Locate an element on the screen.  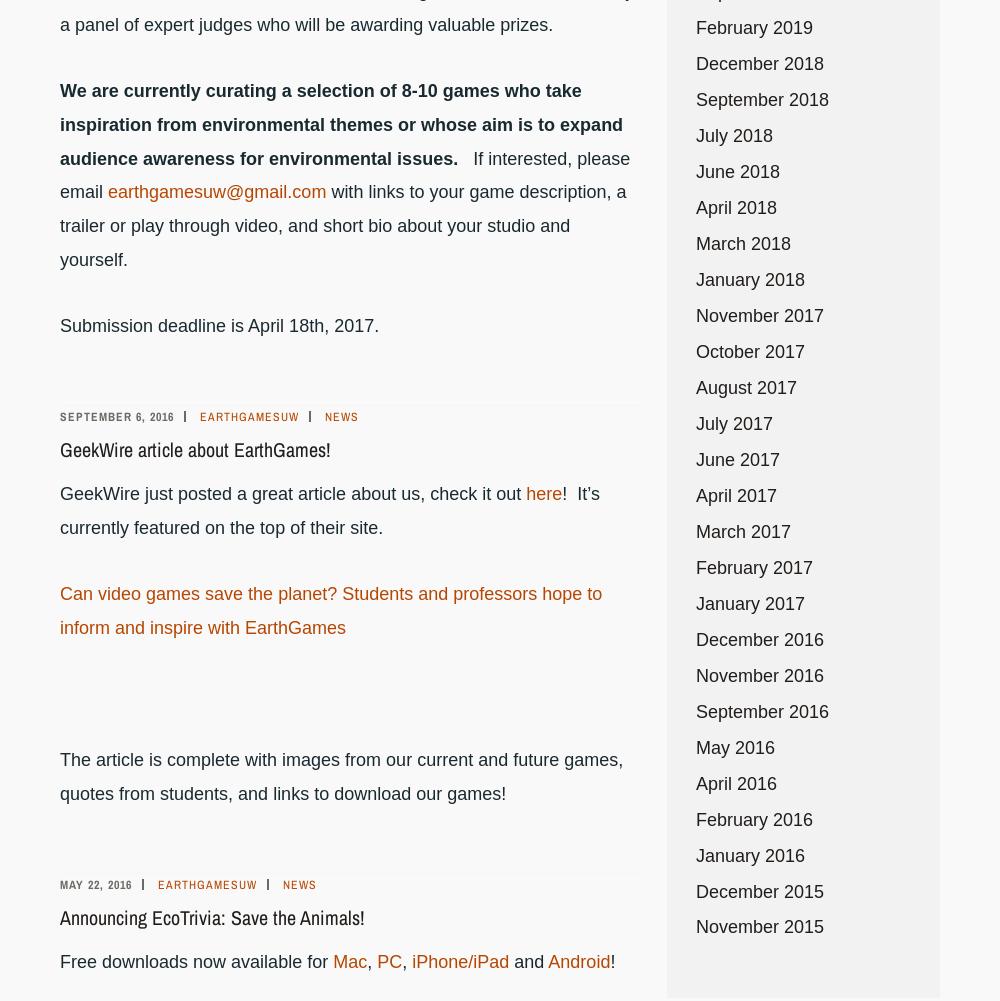
'The article is complete with images from our current and future games, quotes from students, and links to download our games!' is located at coordinates (340, 775).